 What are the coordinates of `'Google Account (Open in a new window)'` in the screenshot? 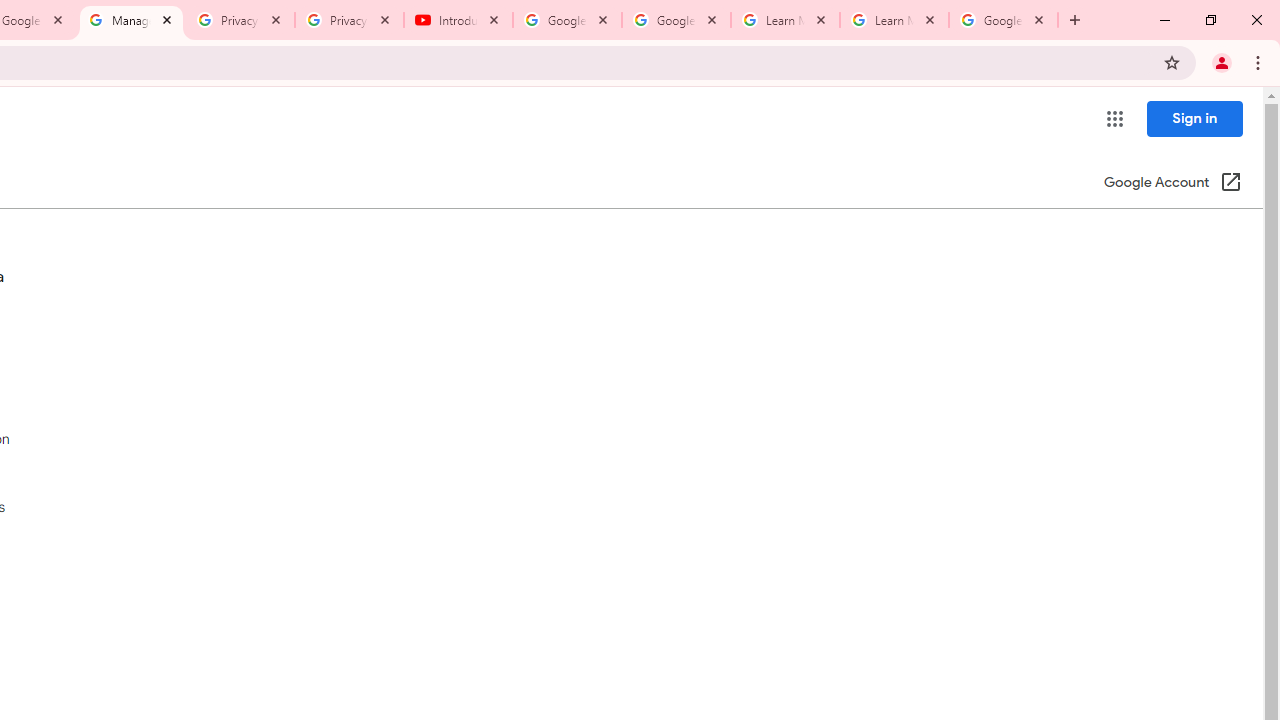 It's located at (1173, 183).